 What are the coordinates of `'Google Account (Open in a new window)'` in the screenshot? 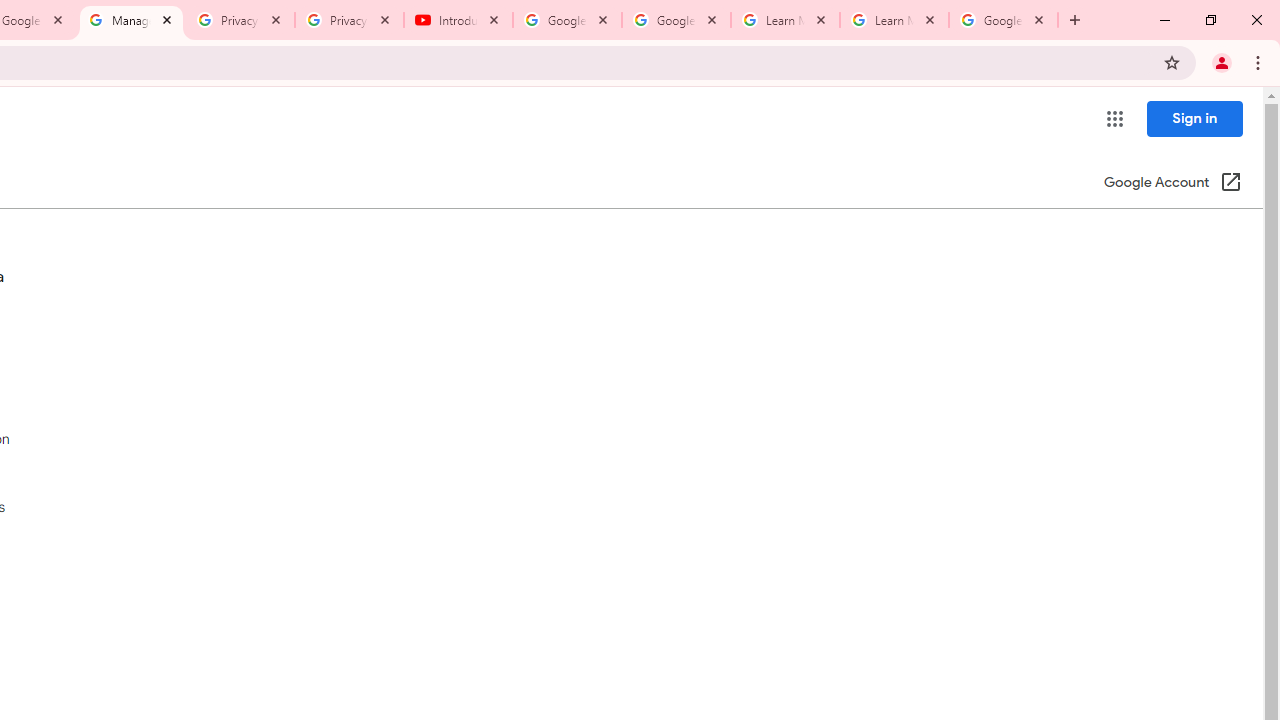 It's located at (1173, 183).